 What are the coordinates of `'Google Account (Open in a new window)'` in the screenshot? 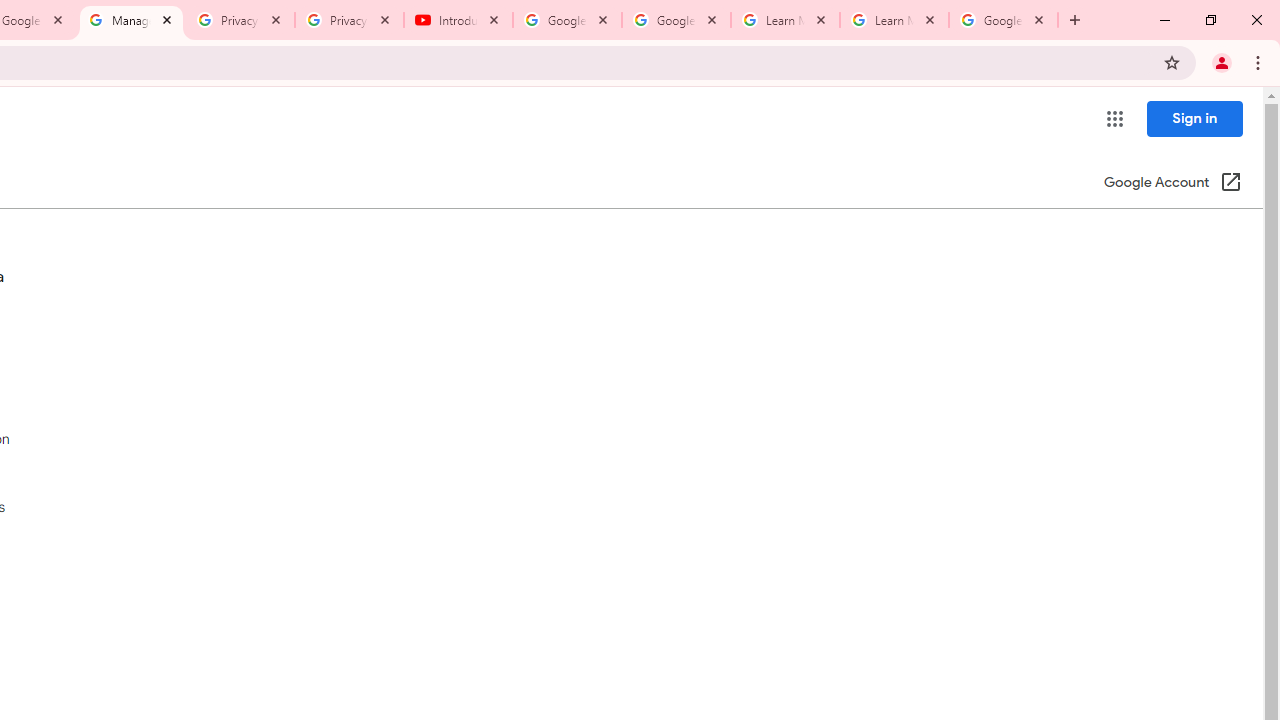 It's located at (1173, 183).